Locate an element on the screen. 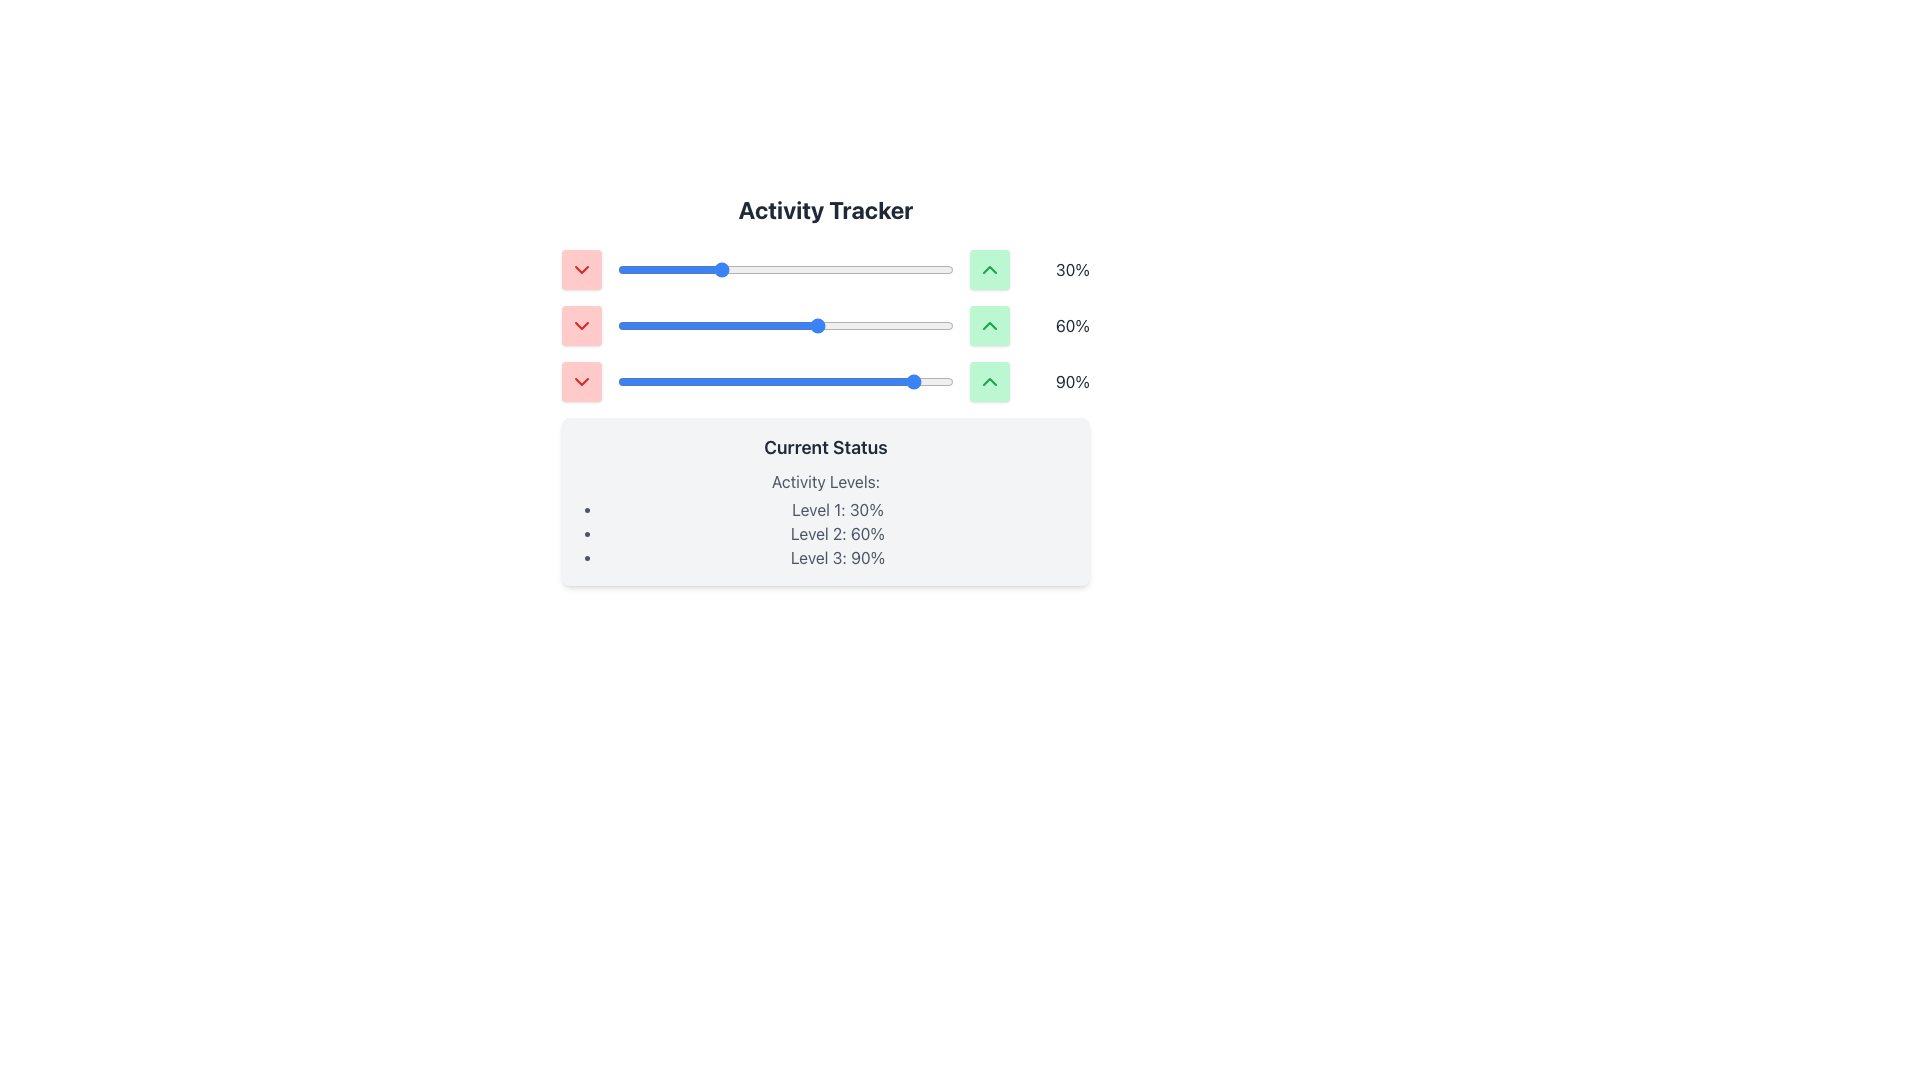 Image resolution: width=1920 pixels, height=1080 pixels. the slider value is located at coordinates (788, 381).